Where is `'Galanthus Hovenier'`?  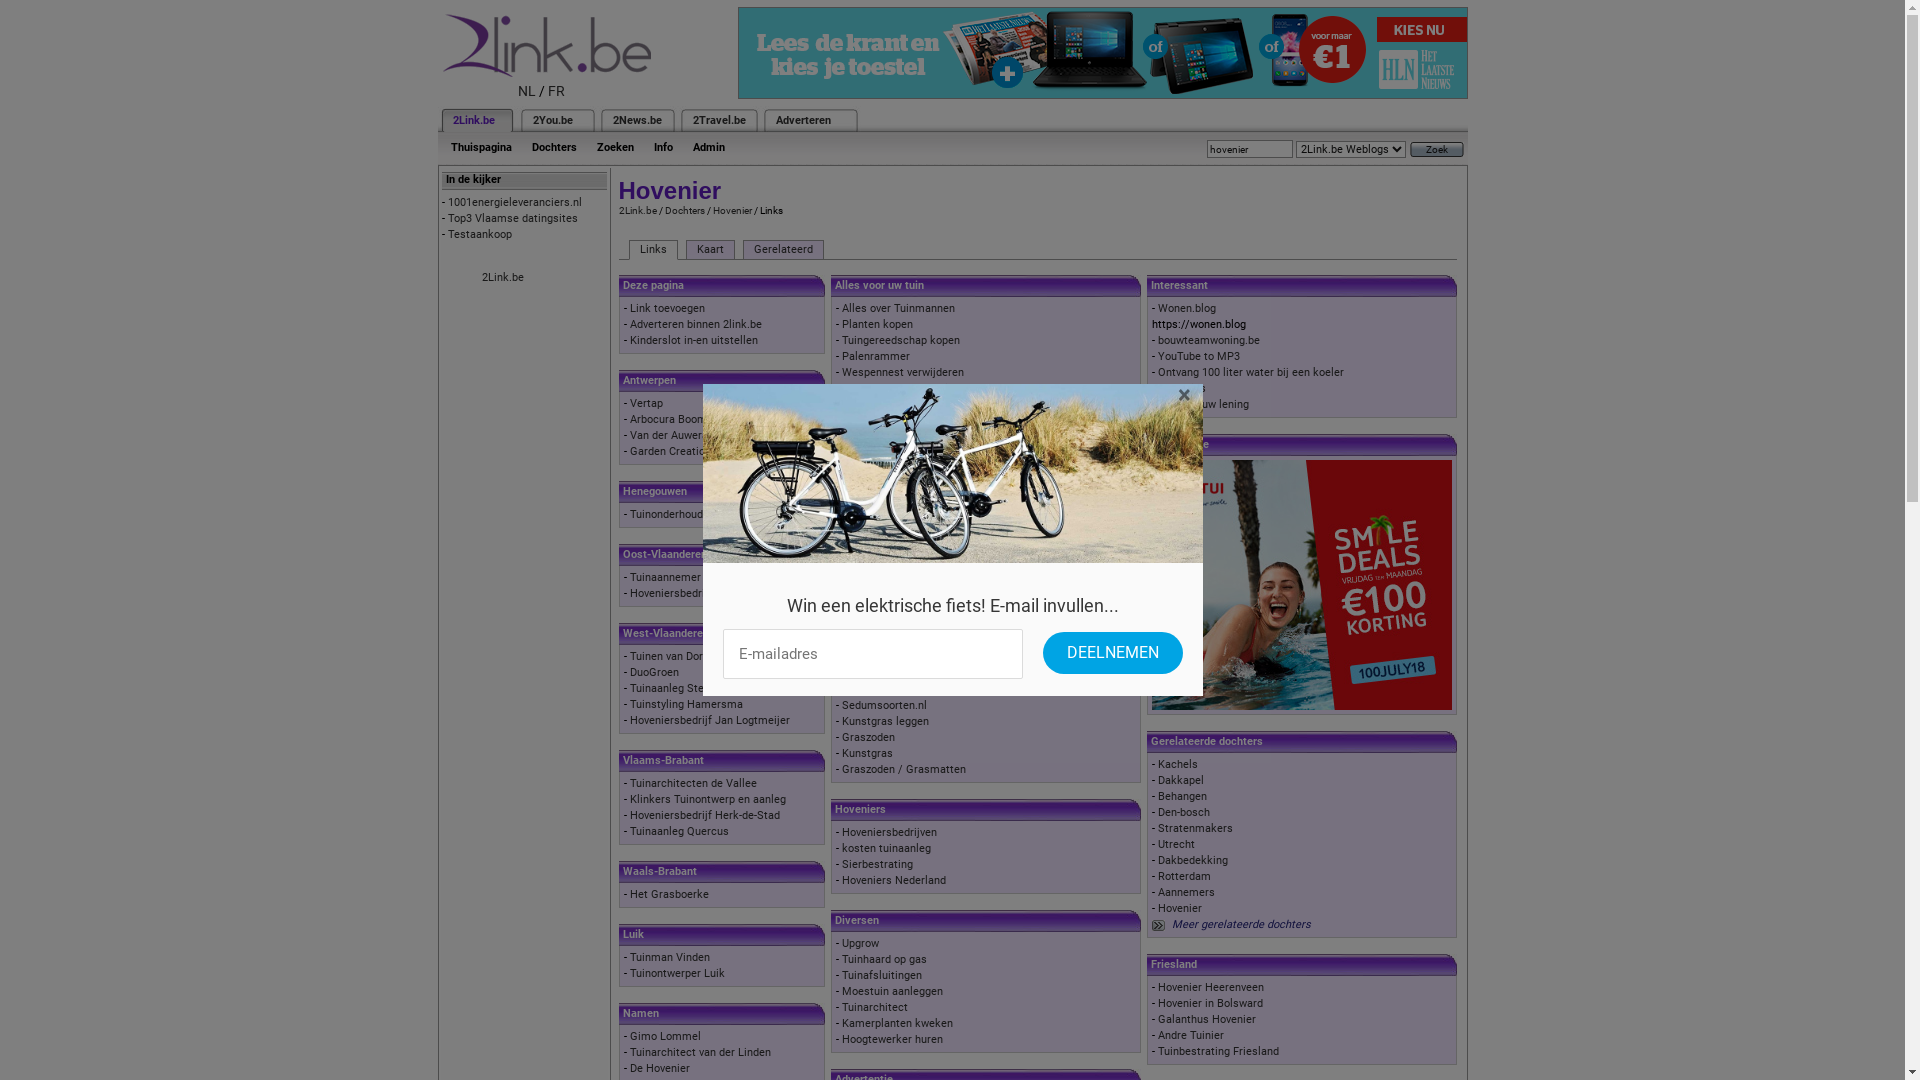 'Galanthus Hovenier' is located at coordinates (1157, 1019).